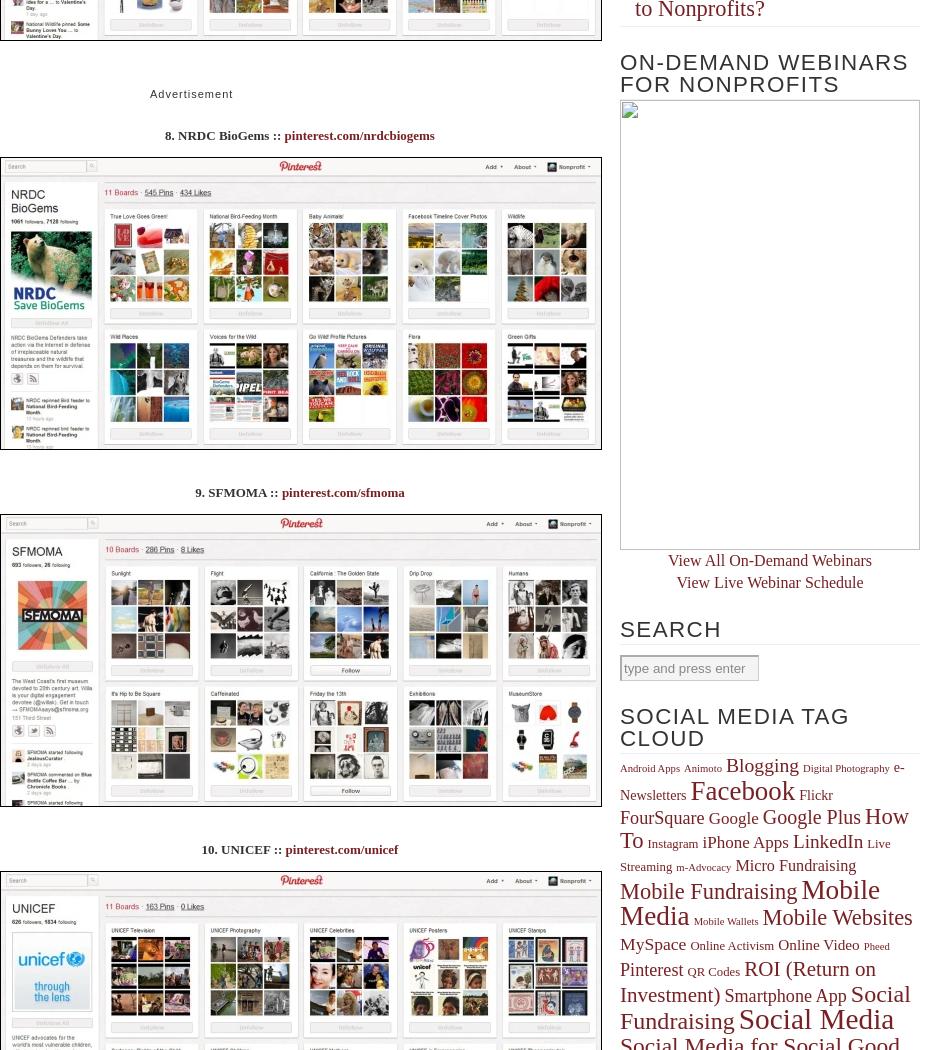 This screenshot has width=930, height=1050. Describe the element at coordinates (243, 848) in the screenshot. I see `'10. UNICEF ::'` at that location.